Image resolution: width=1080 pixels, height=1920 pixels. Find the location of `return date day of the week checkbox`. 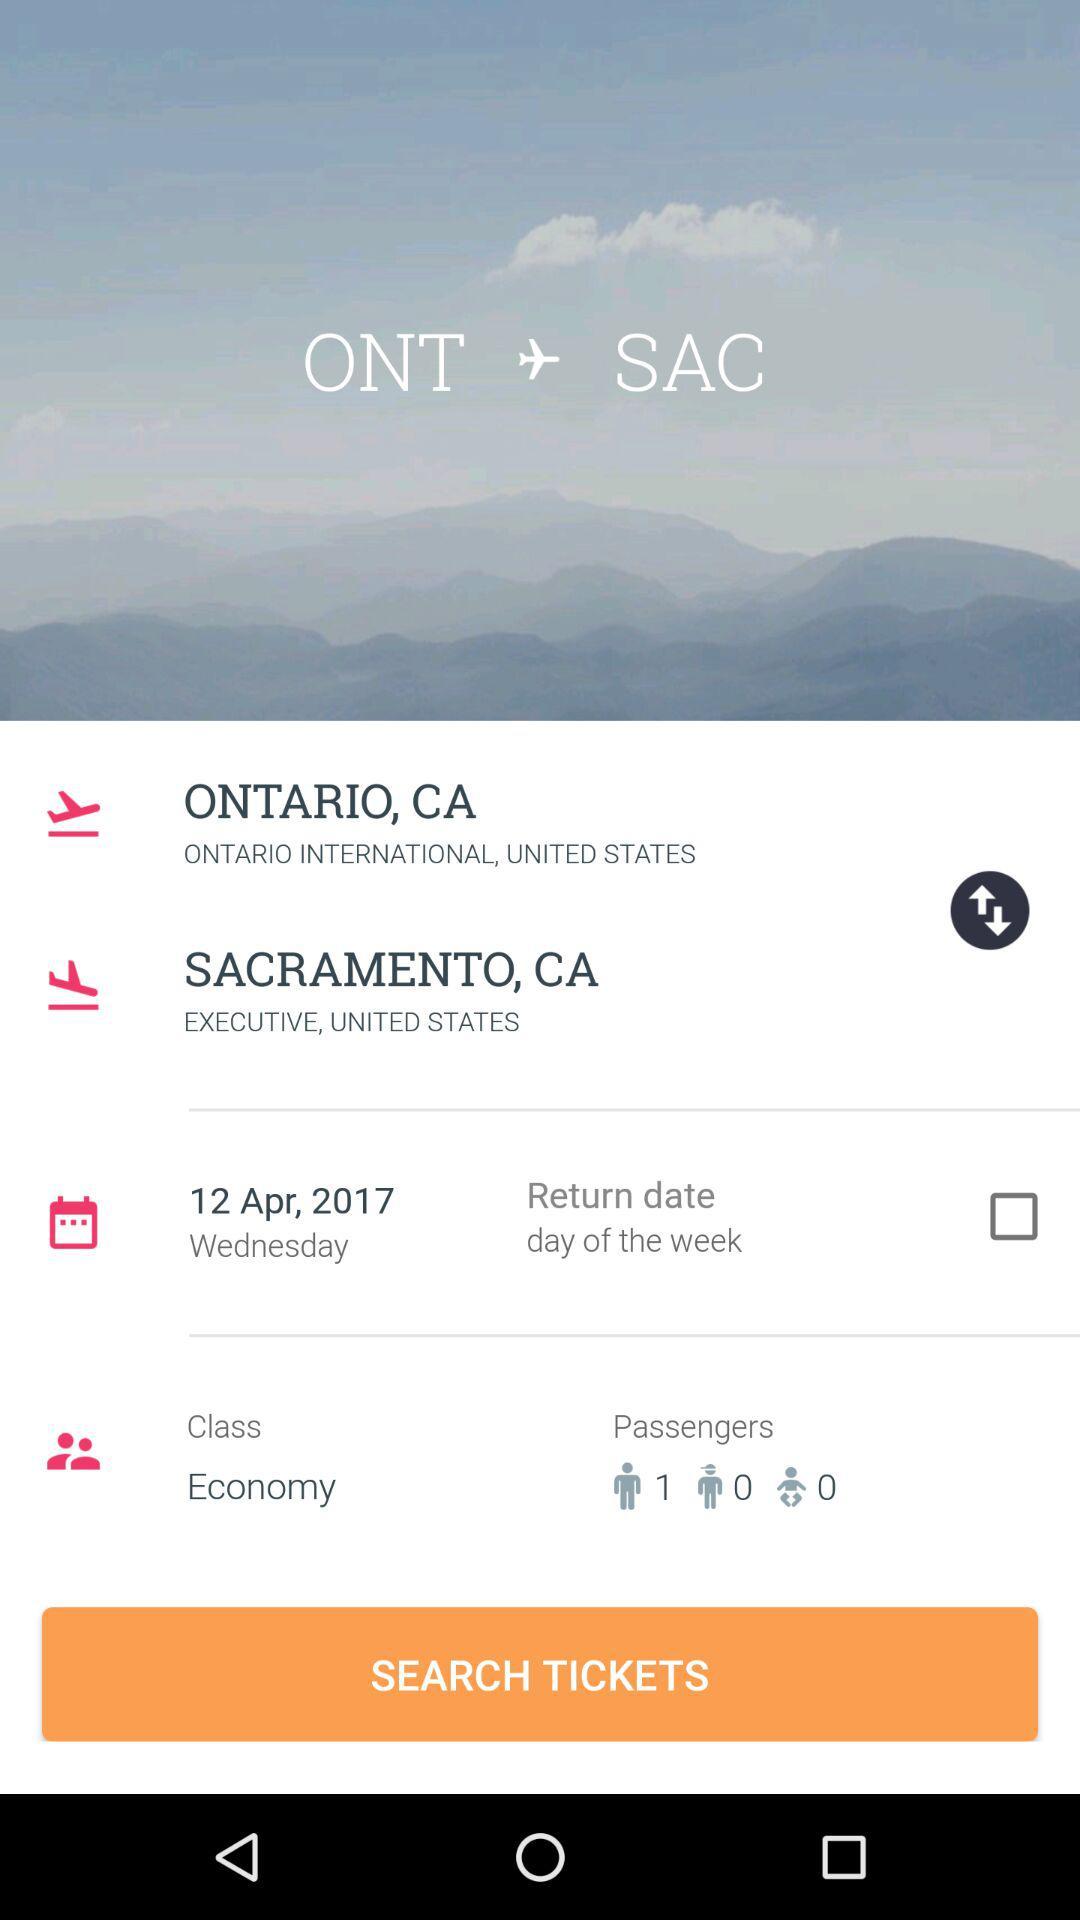

return date day of the week checkbox is located at coordinates (758, 1219).